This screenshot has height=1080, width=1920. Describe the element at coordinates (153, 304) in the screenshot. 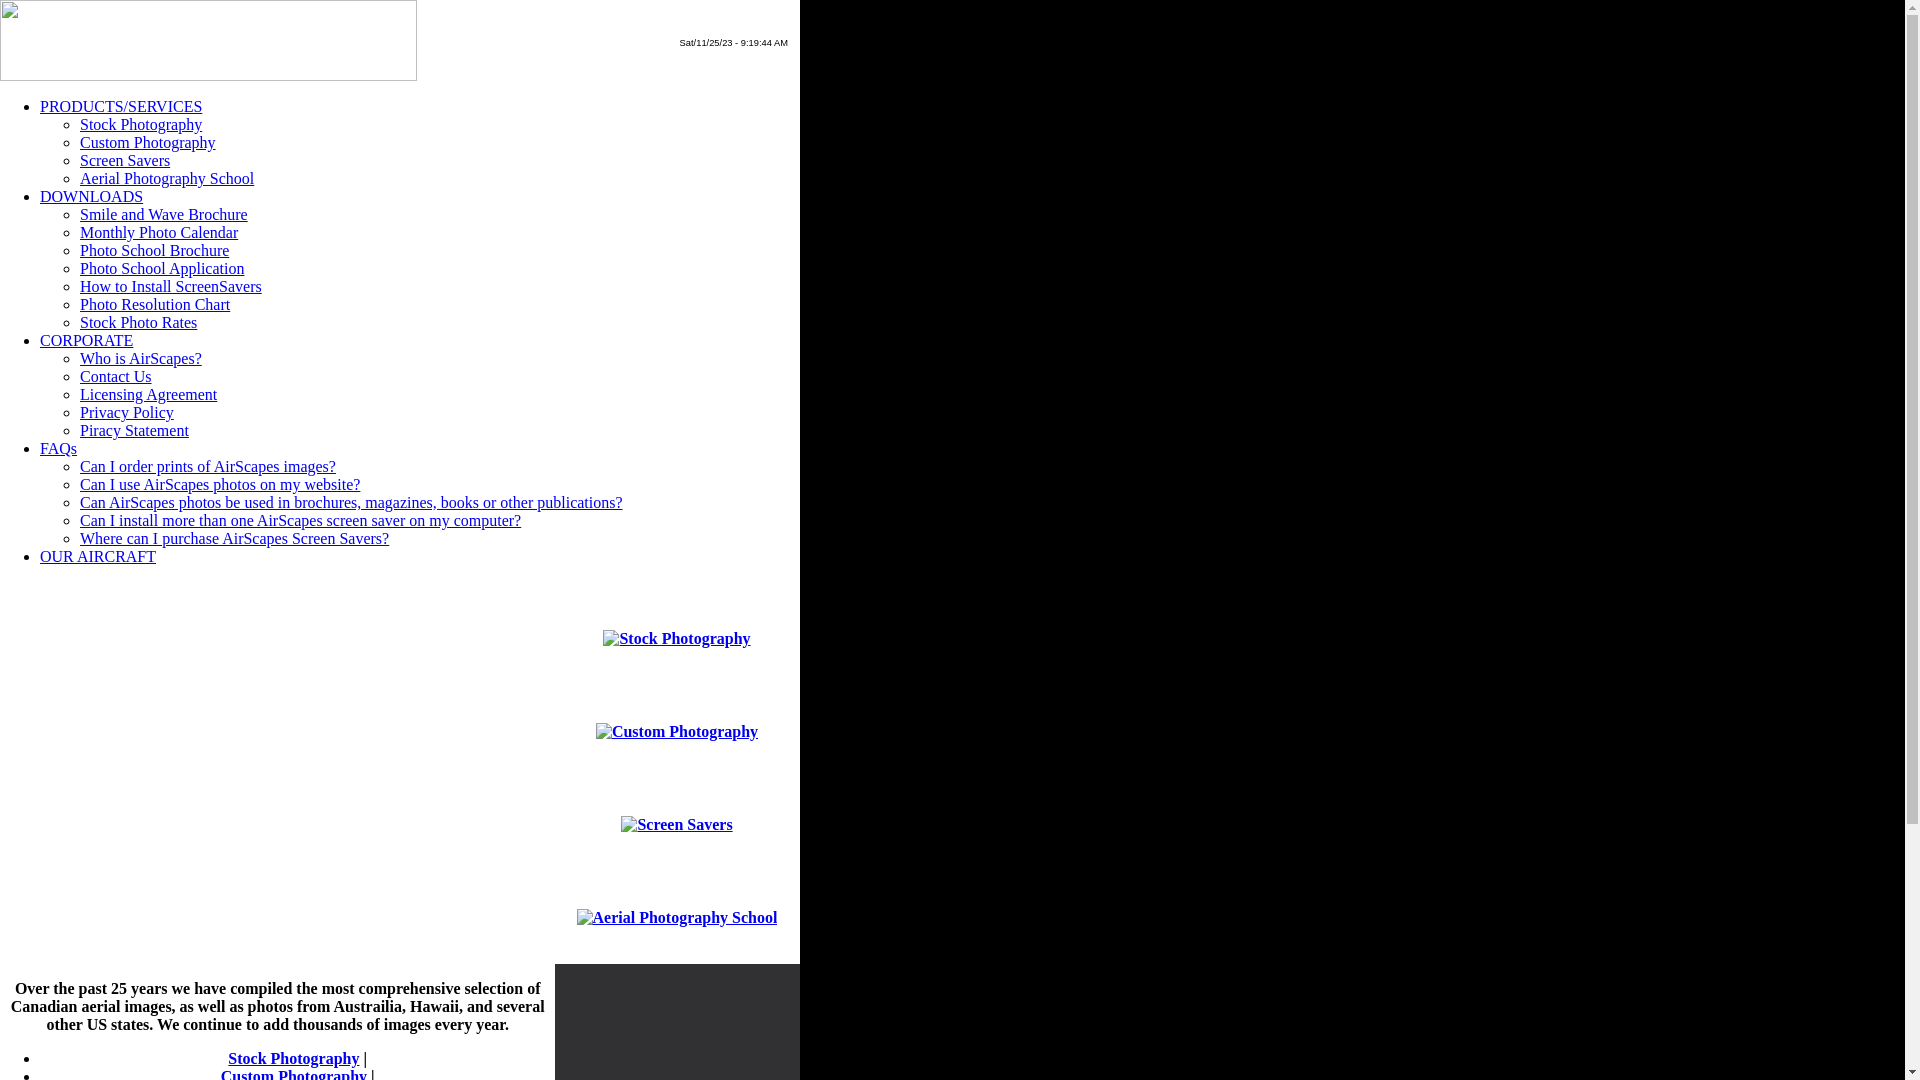

I see `'Photo Resolution Chart'` at that location.